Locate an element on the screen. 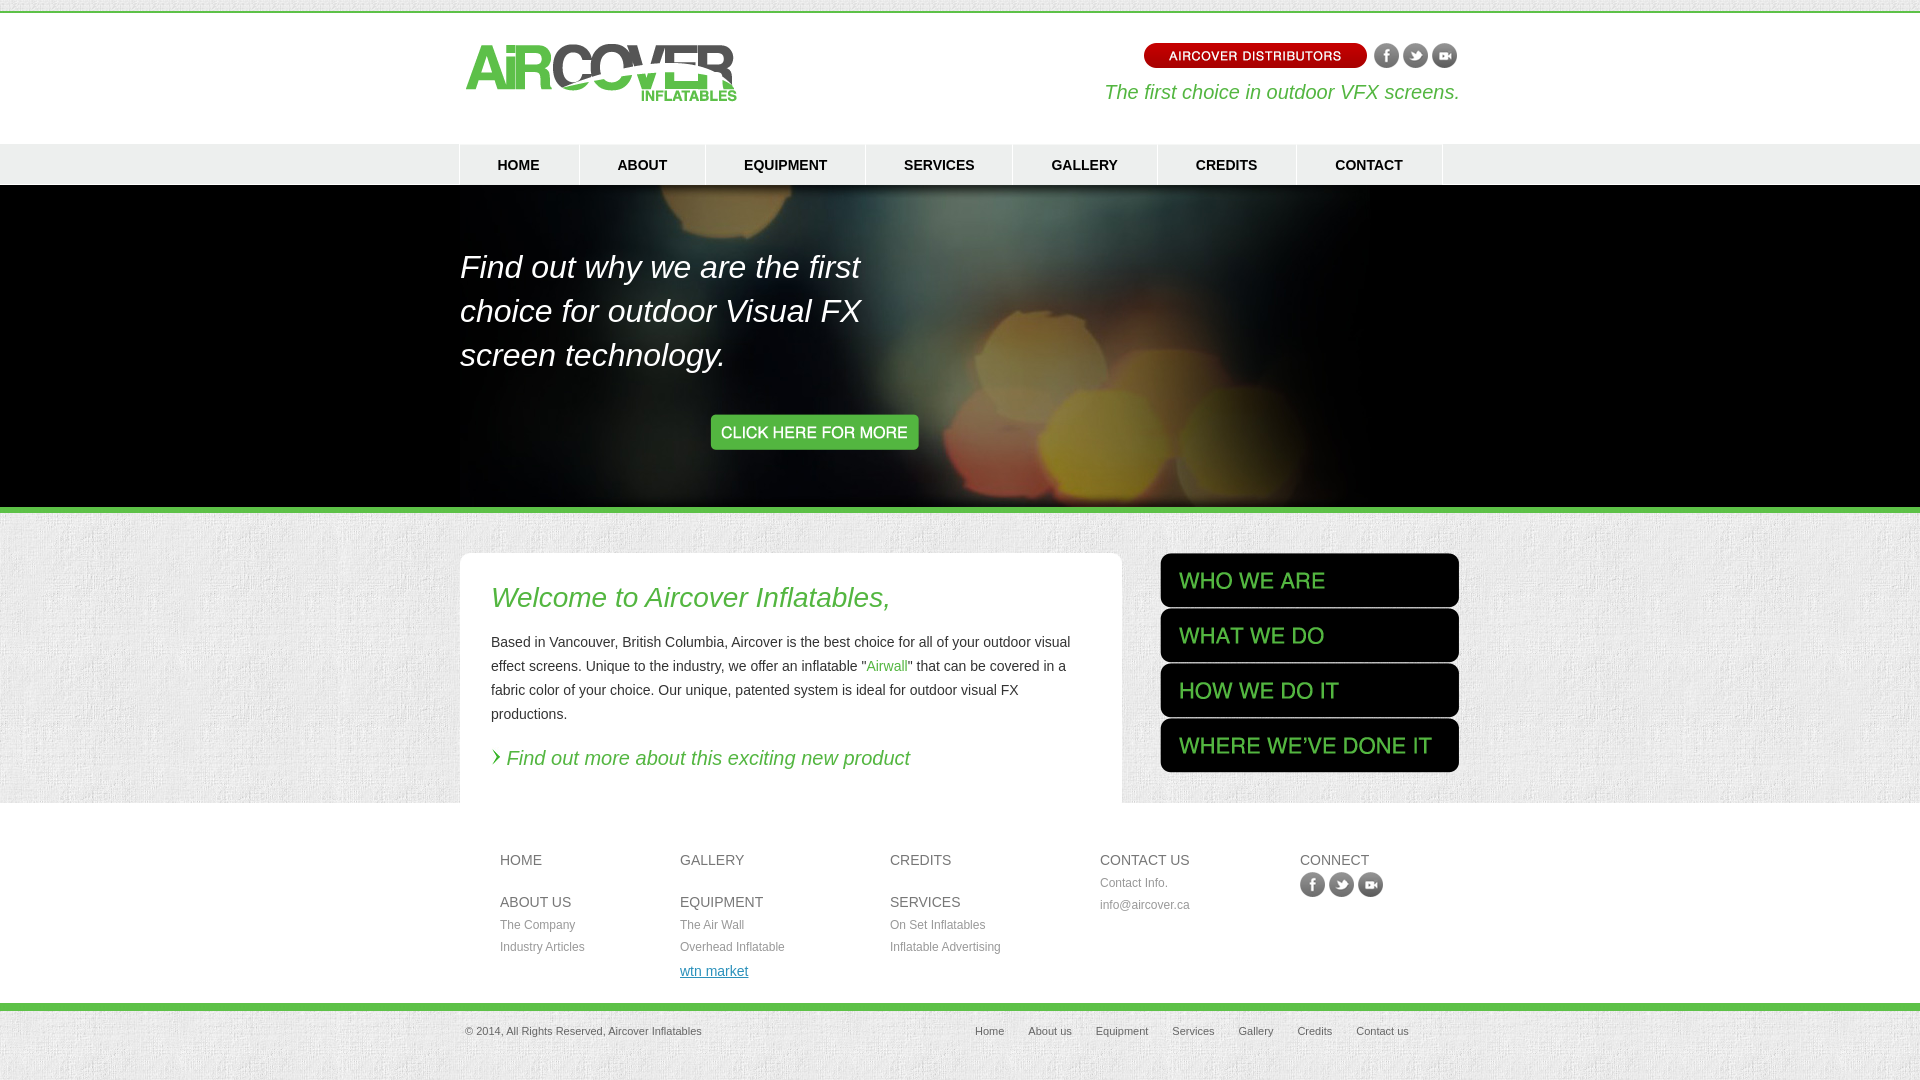 The height and width of the screenshot is (1080, 1920). 'HOME' is located at coordinates (521, 859).